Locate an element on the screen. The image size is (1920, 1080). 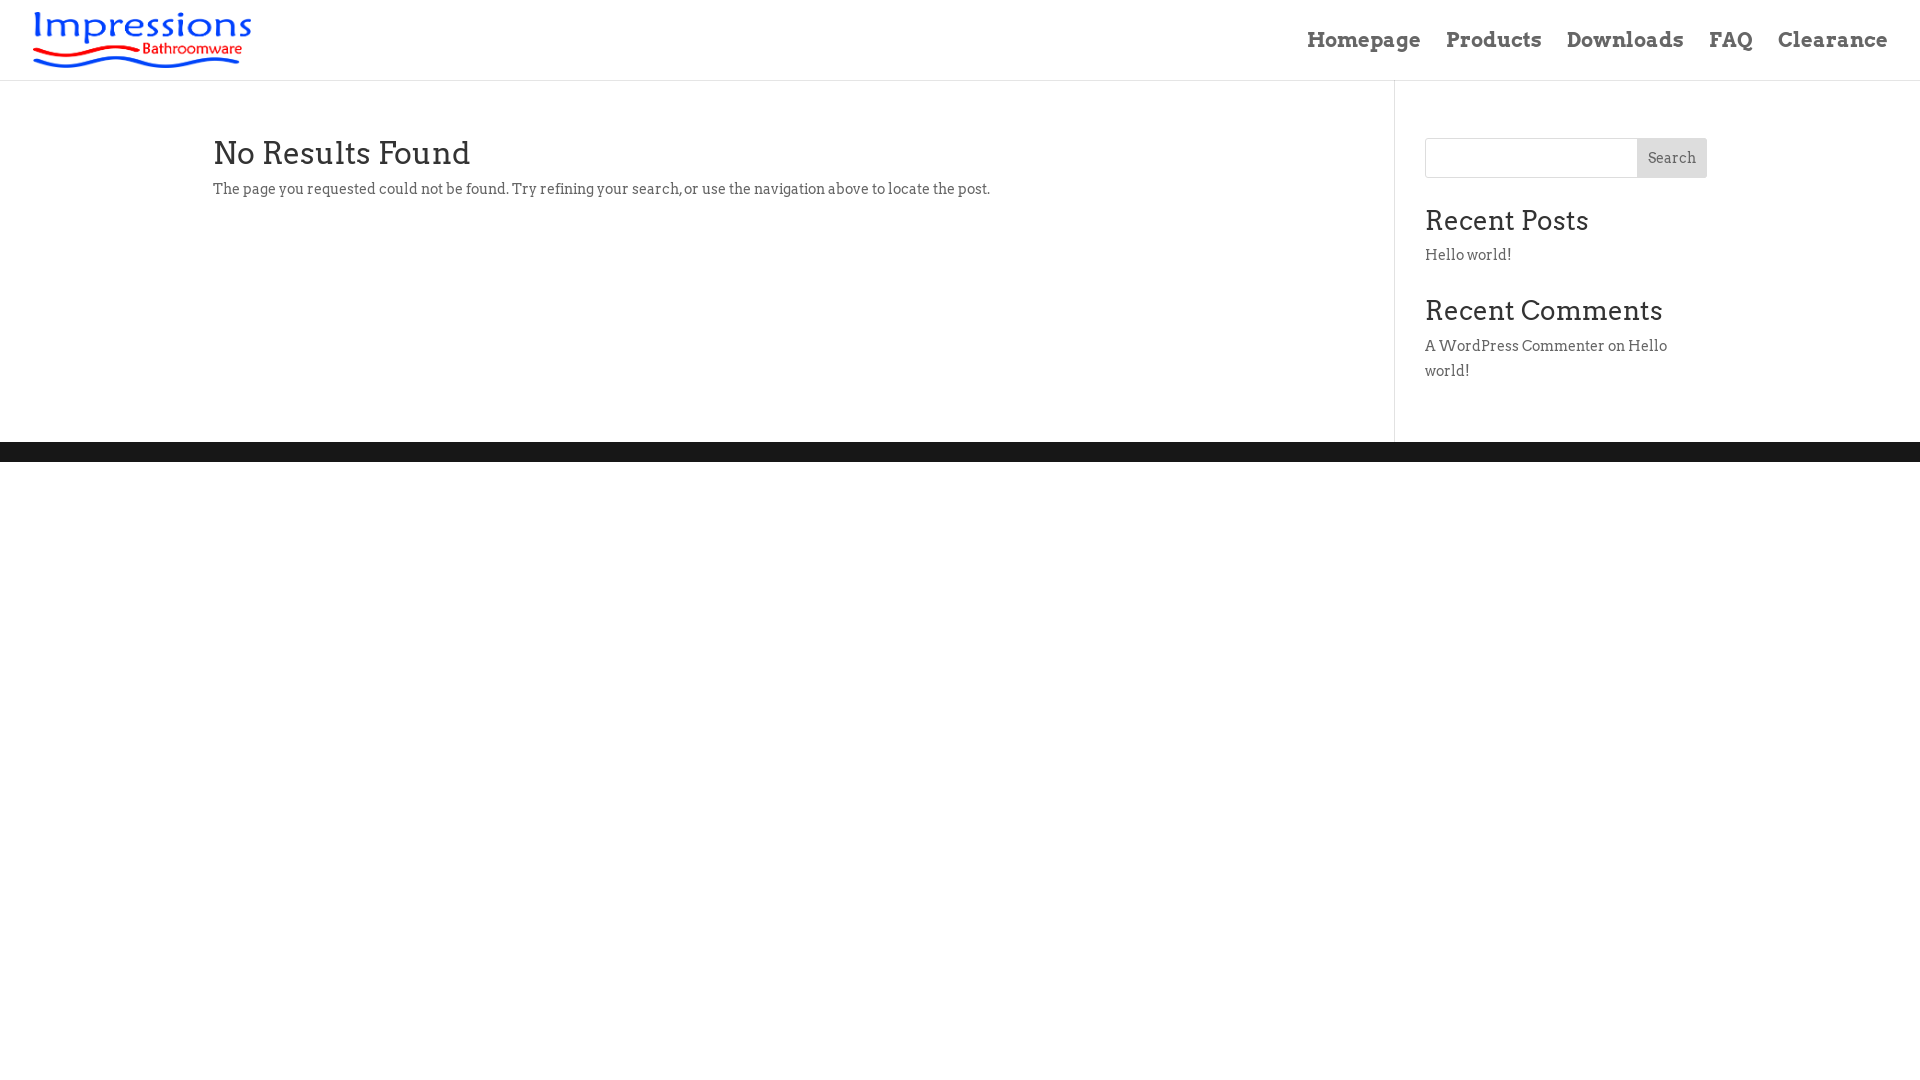
'Hello world!' is located at coordinates (1544, 357).